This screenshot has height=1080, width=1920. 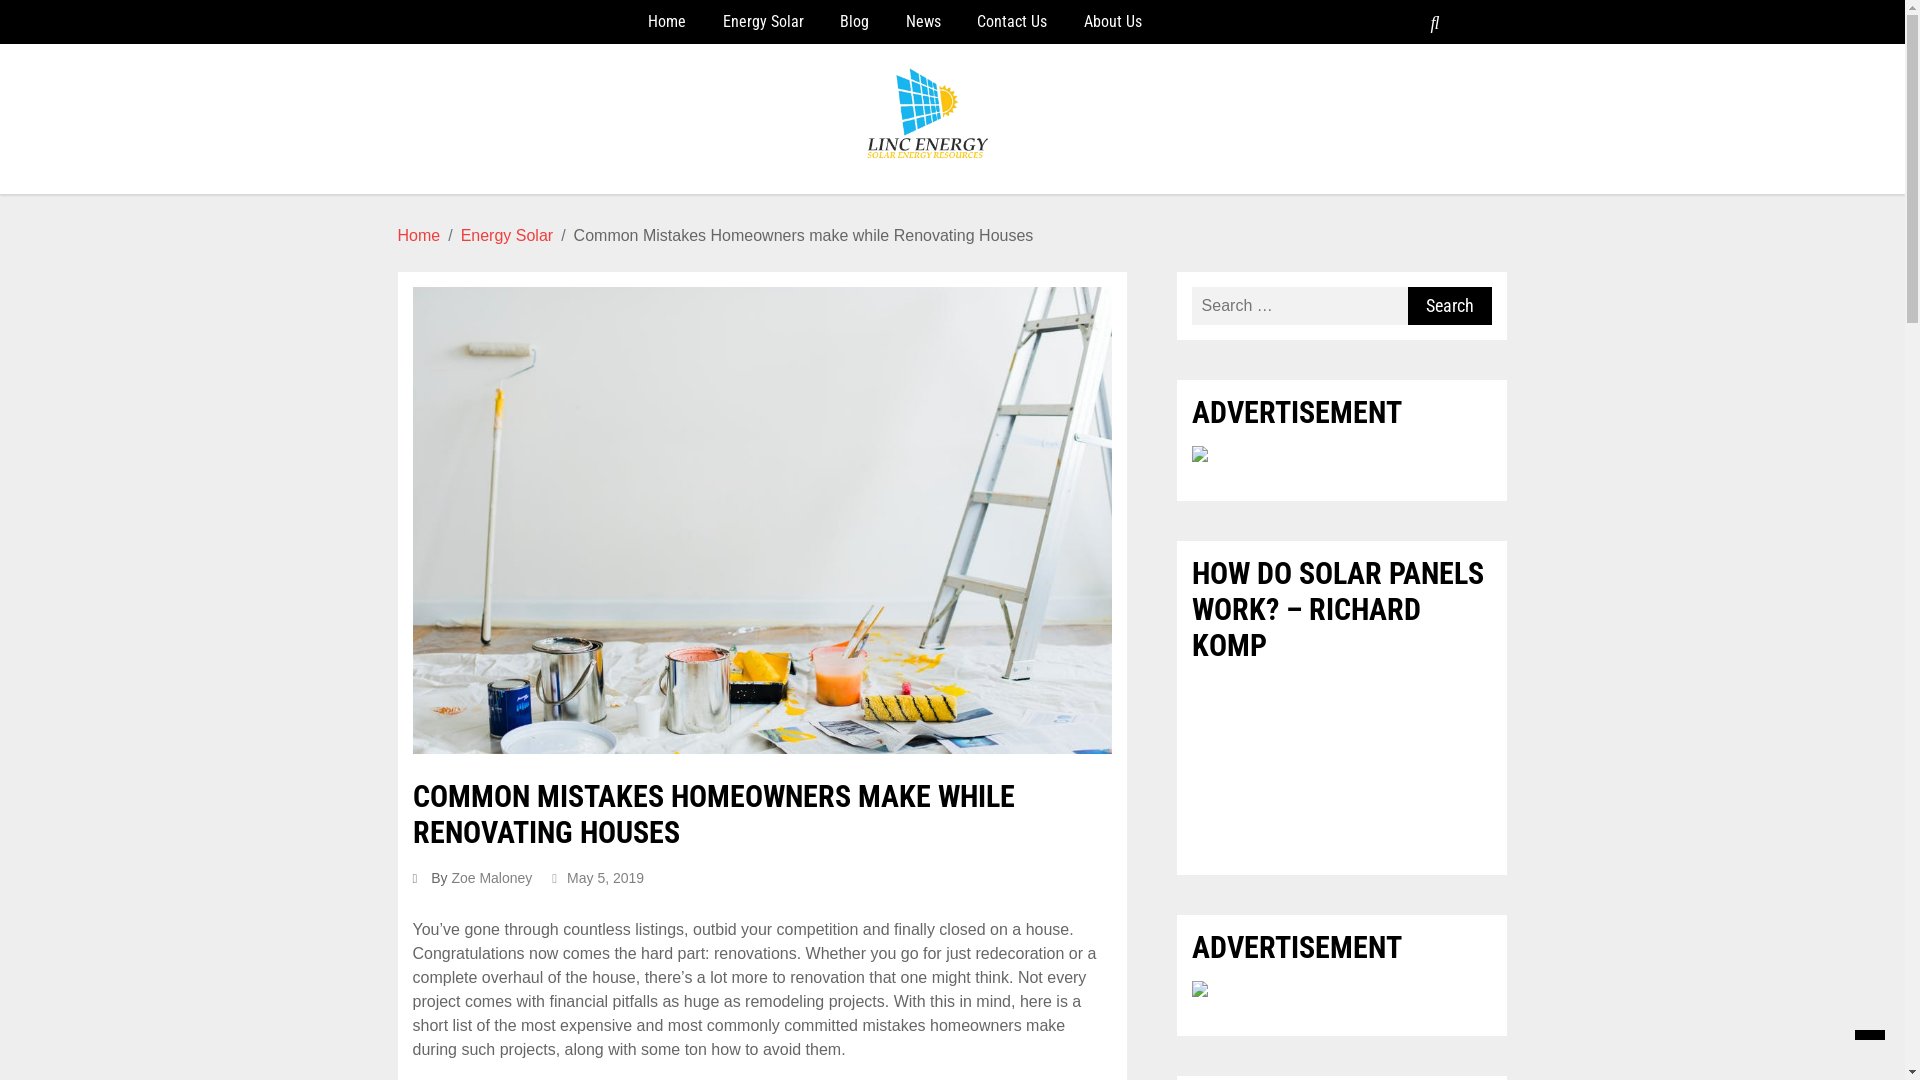 I want to click on 'About Us', so click(x=1112, y=22).